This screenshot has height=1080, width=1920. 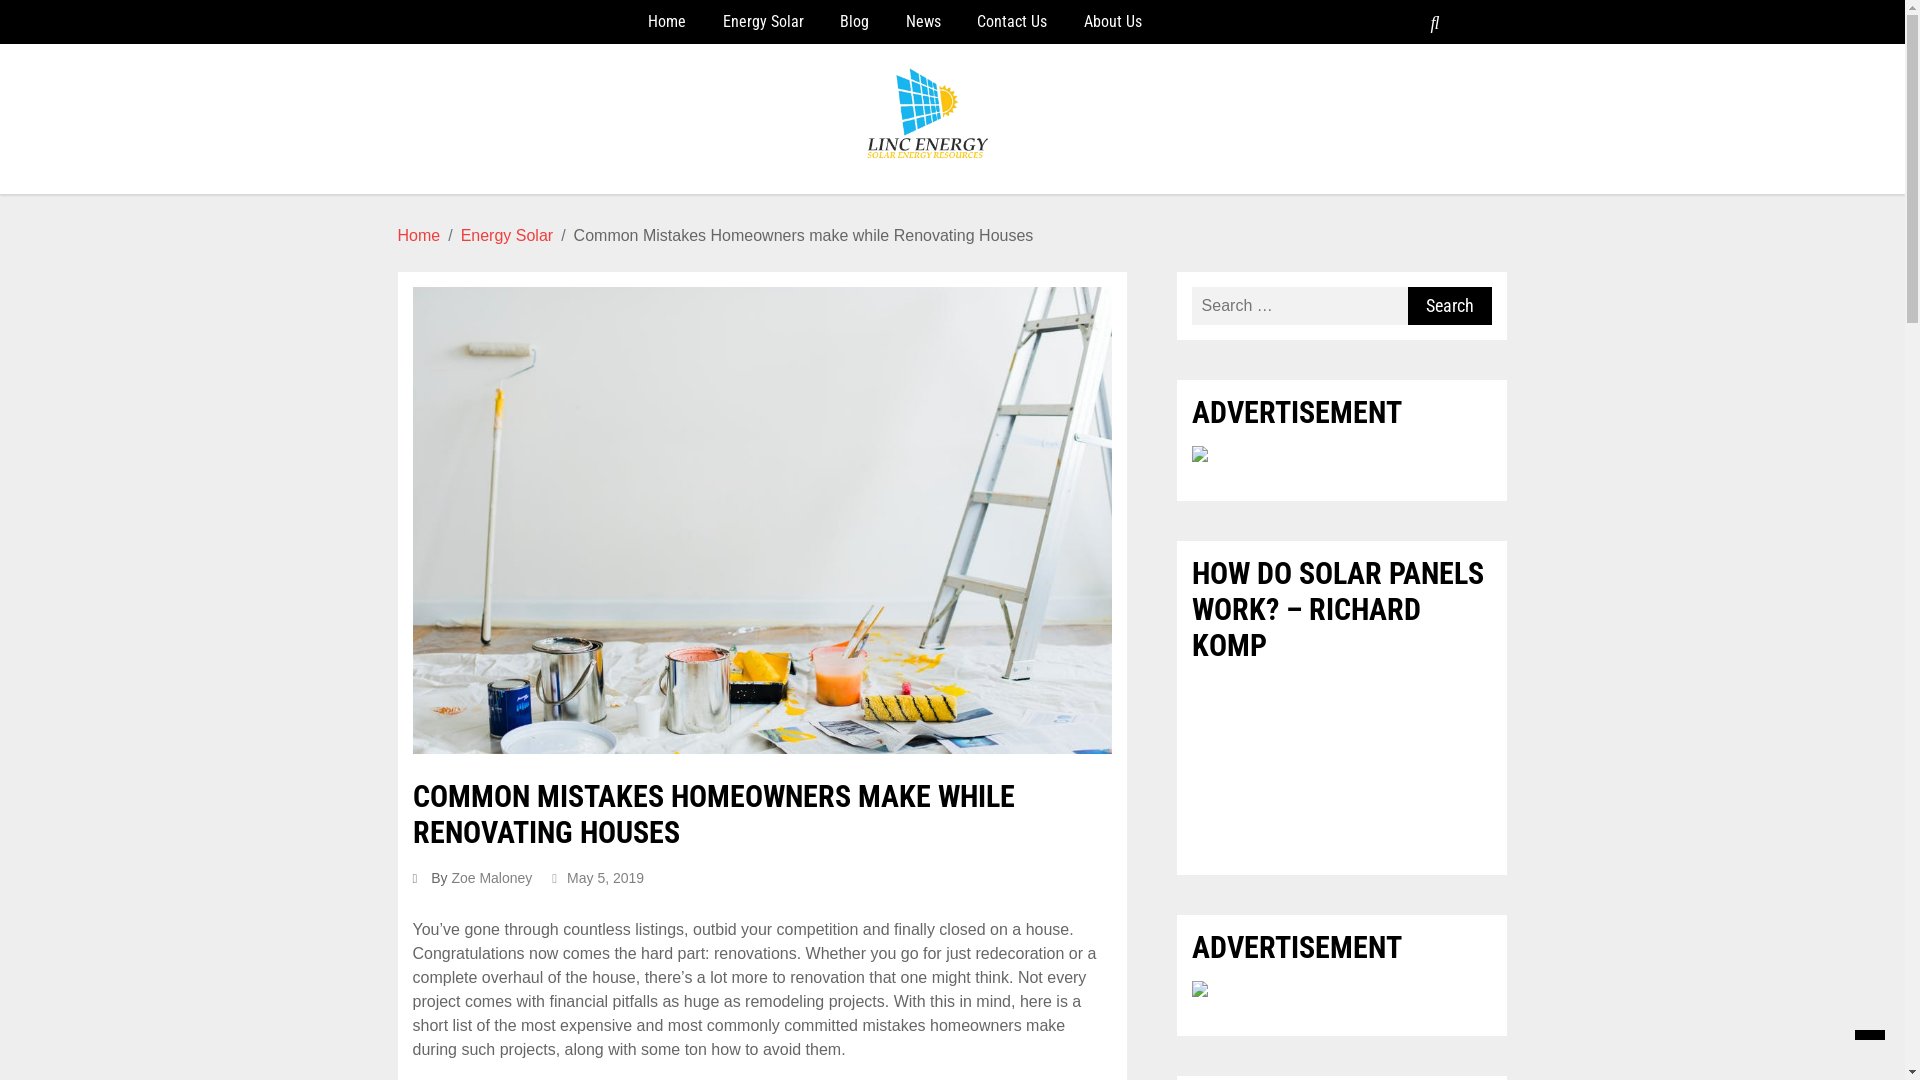 I want to click on 'About Us', so click(x=1112, y=22).